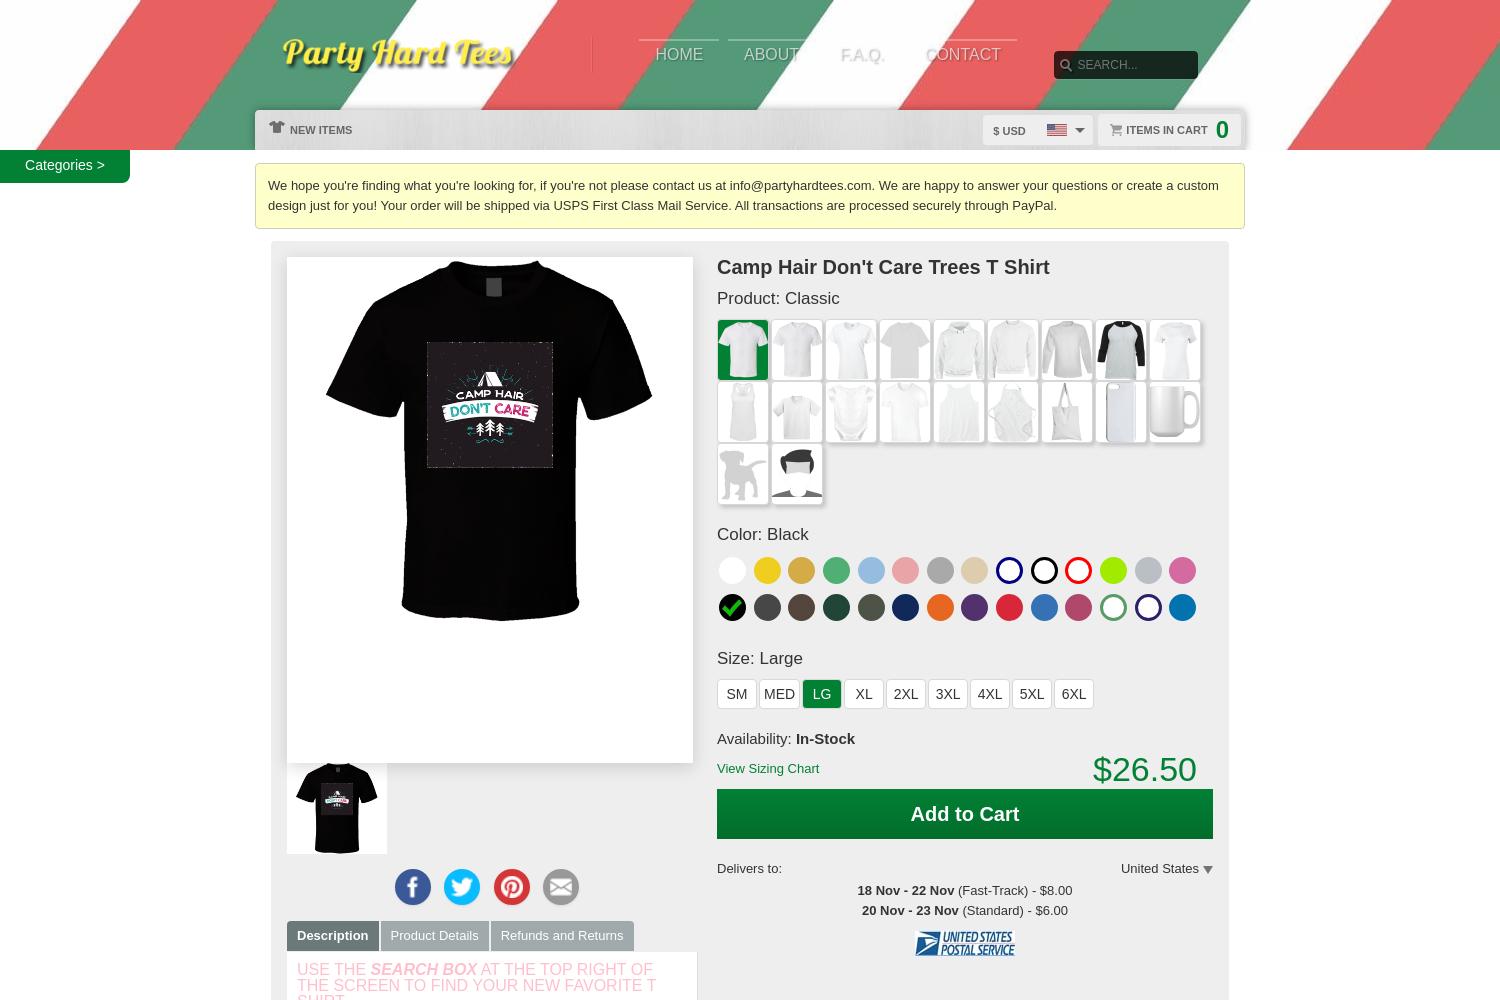  What do you see at coordinates (331, 934) in the screenshot?
I see `'Description'` at bounding box center [331, 934].